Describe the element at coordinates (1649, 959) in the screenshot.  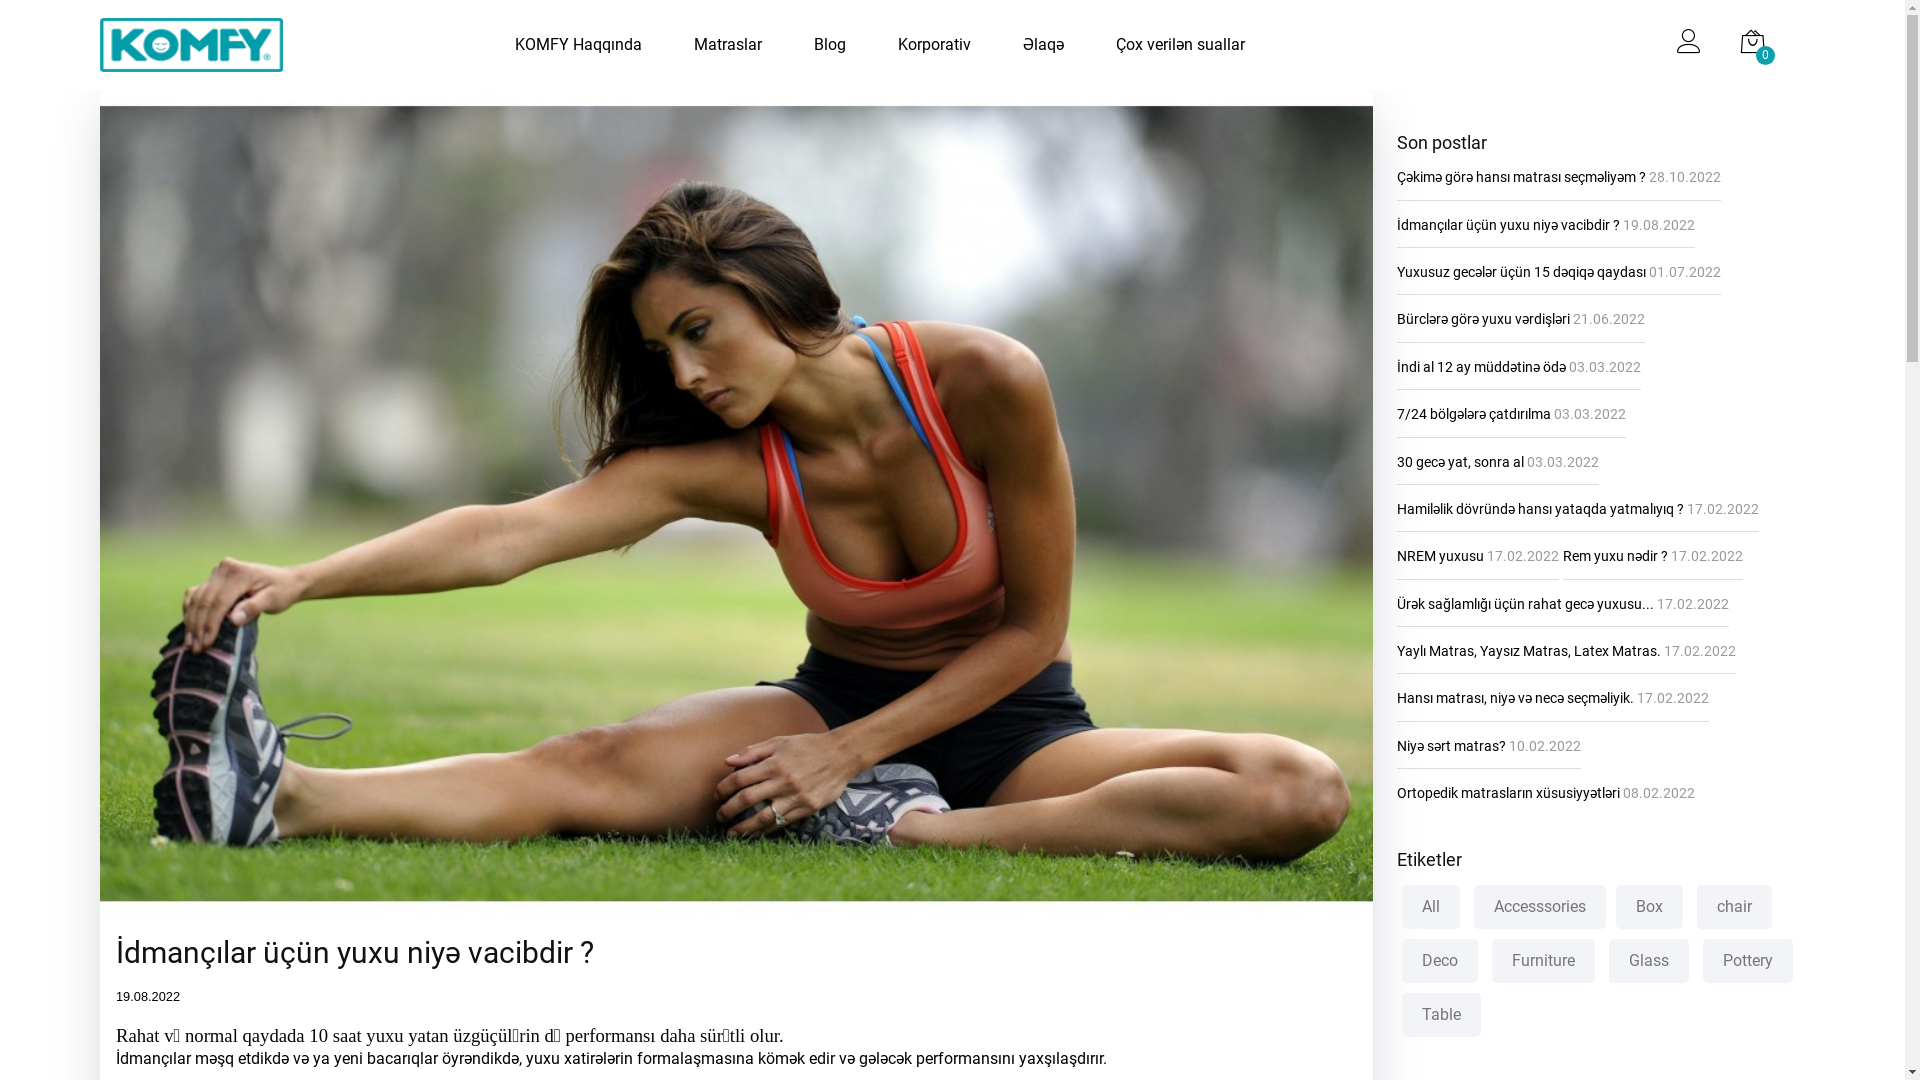
I see `'Glass'` at that location.